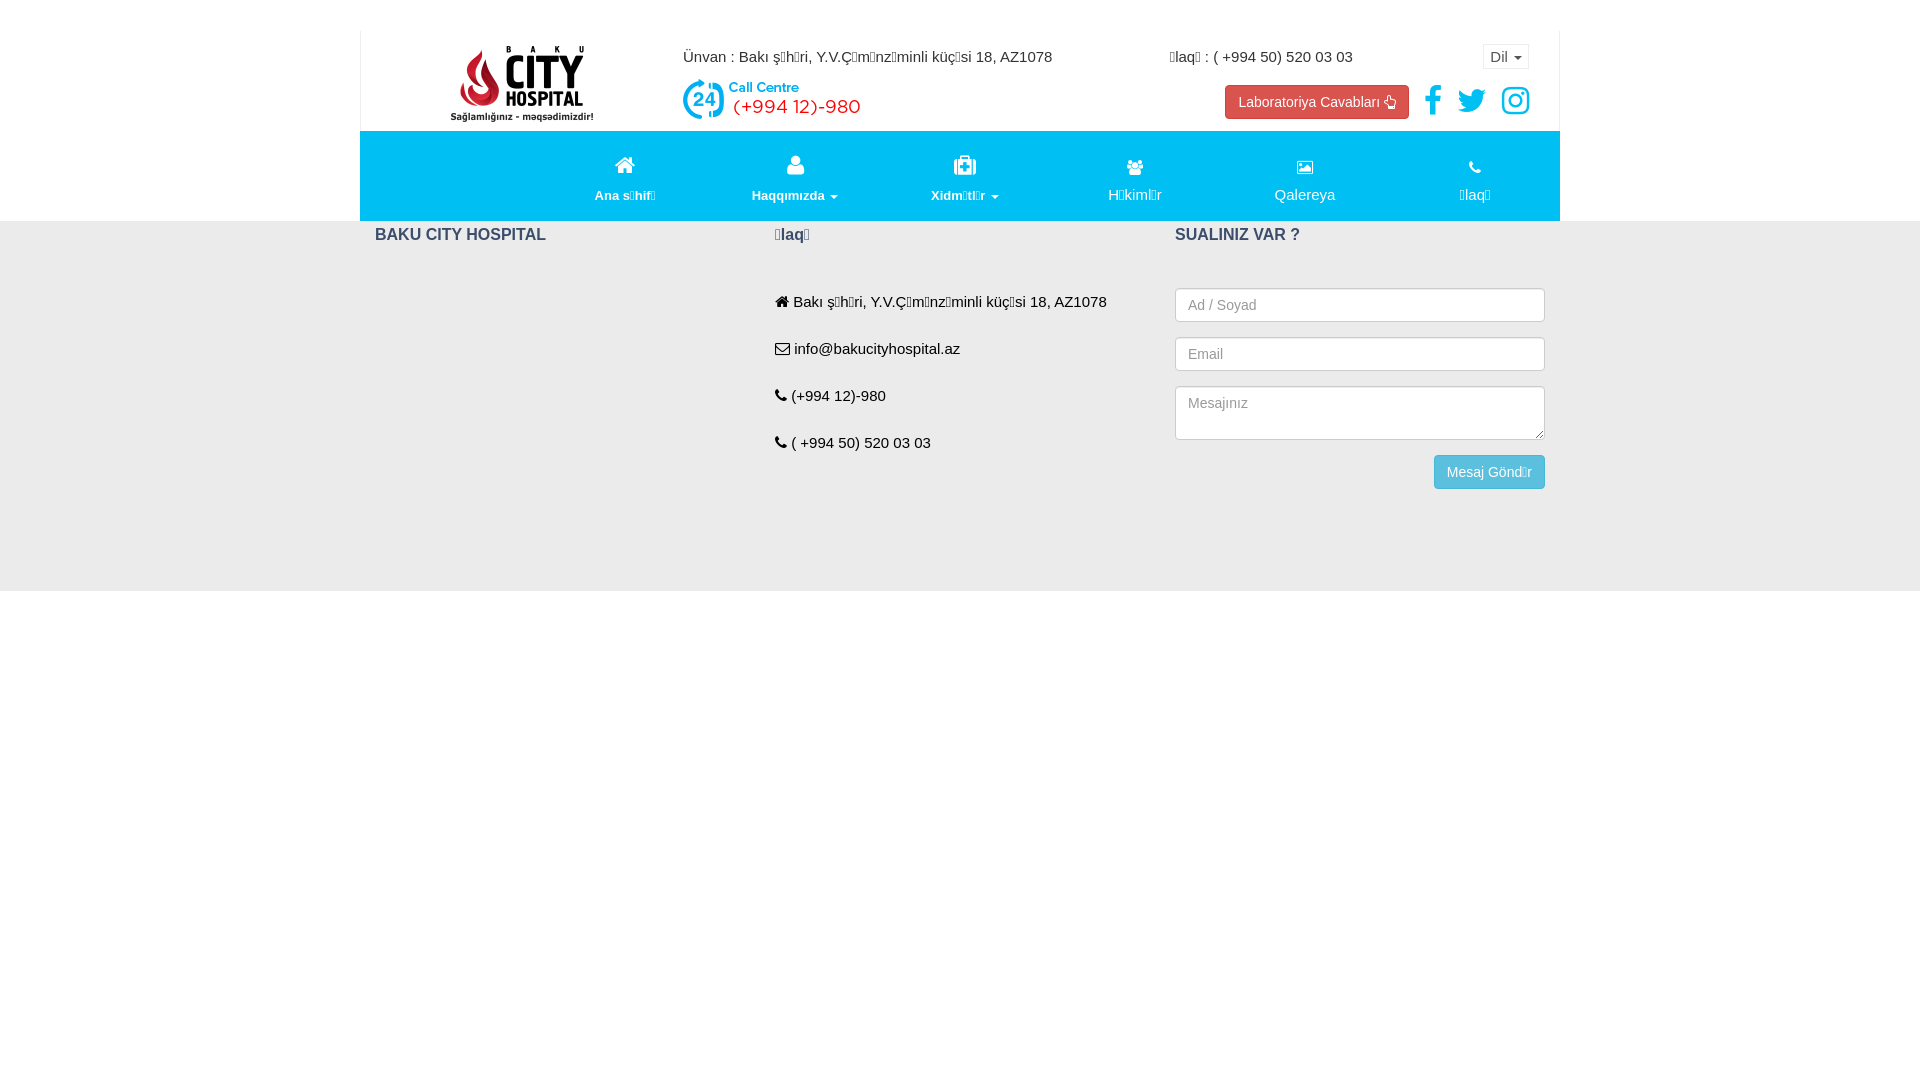 The height and width of the screenshot is (1080, 1920). What do you see at coordinates (773, 441) in the screenshot?
I see `'( +994 50) 520 03 03'` at bounding box center [773, 441].